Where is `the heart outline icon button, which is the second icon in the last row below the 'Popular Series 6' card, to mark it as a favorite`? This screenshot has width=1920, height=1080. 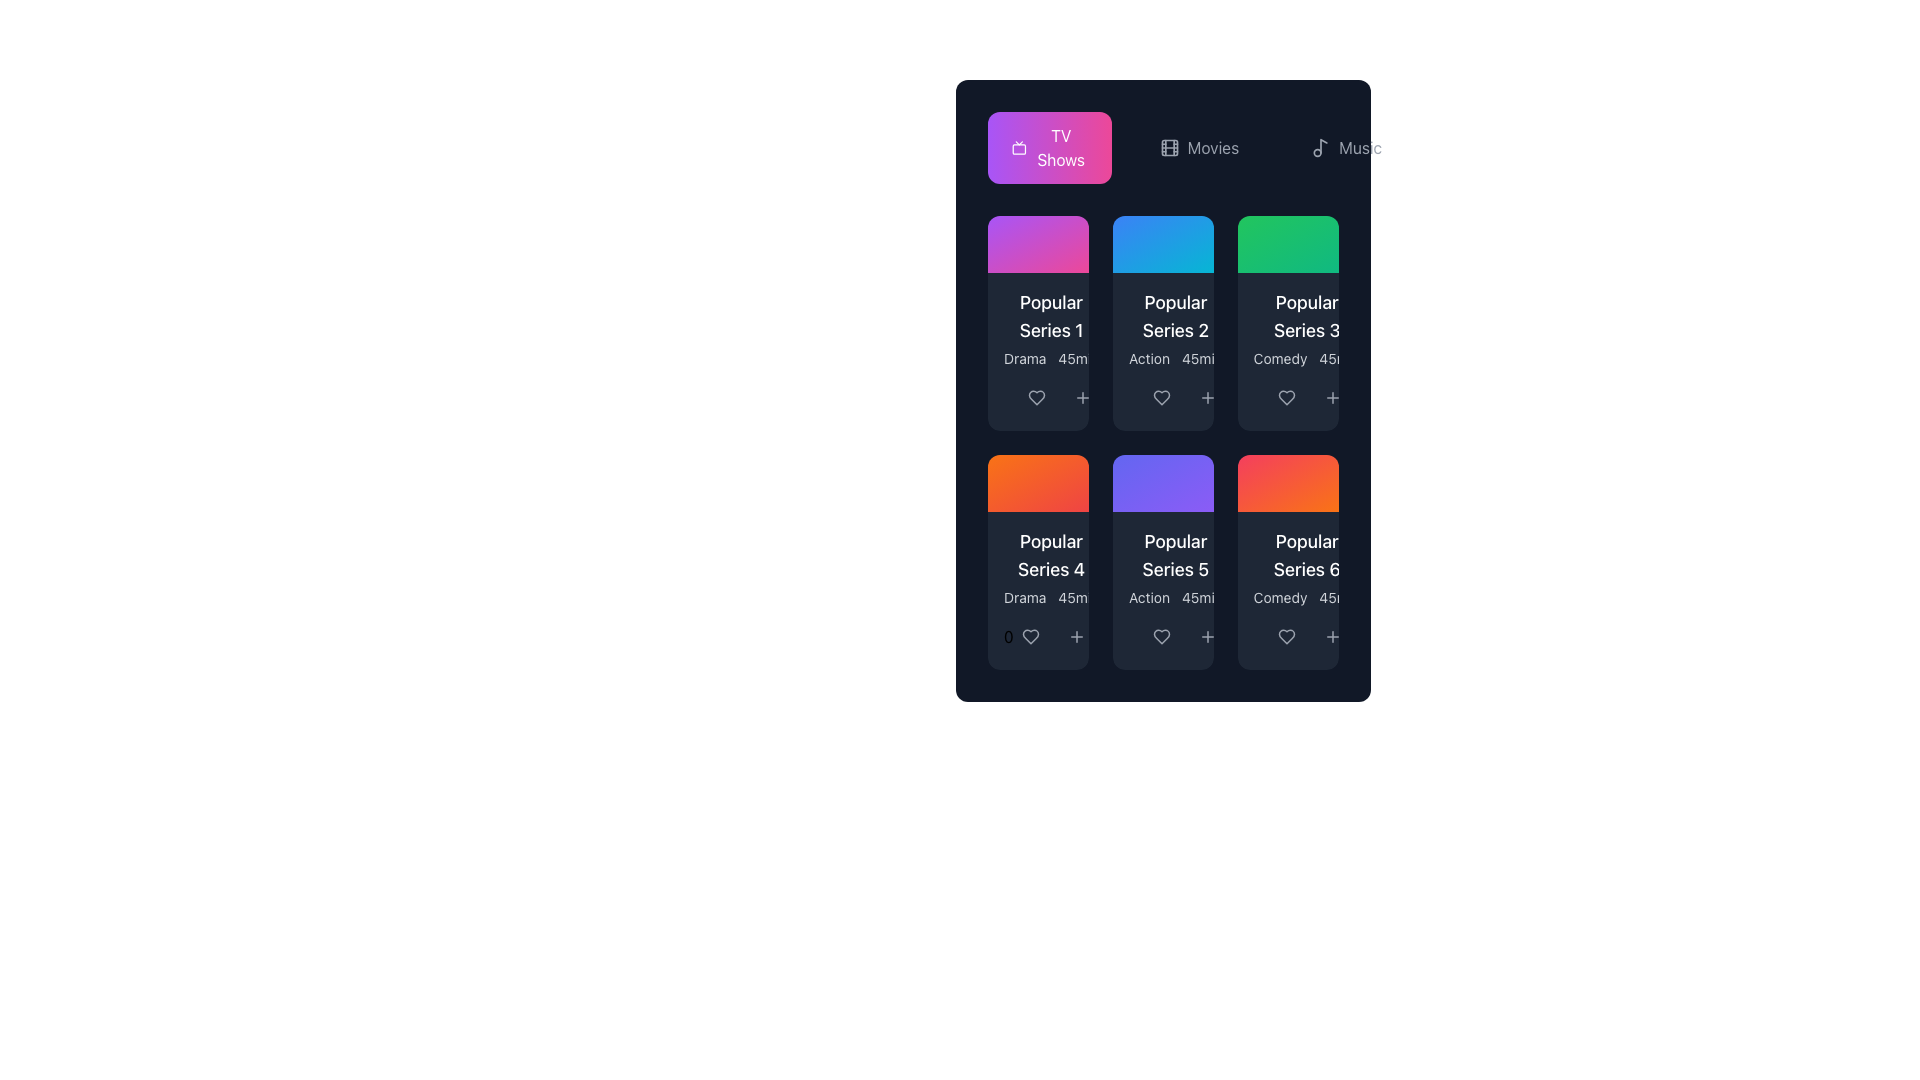
the heart outline icon button, which is the second icon in the last row below the 'Popular Series 6' card, to mark it as a favorite is located at coordinates (1286, 636).